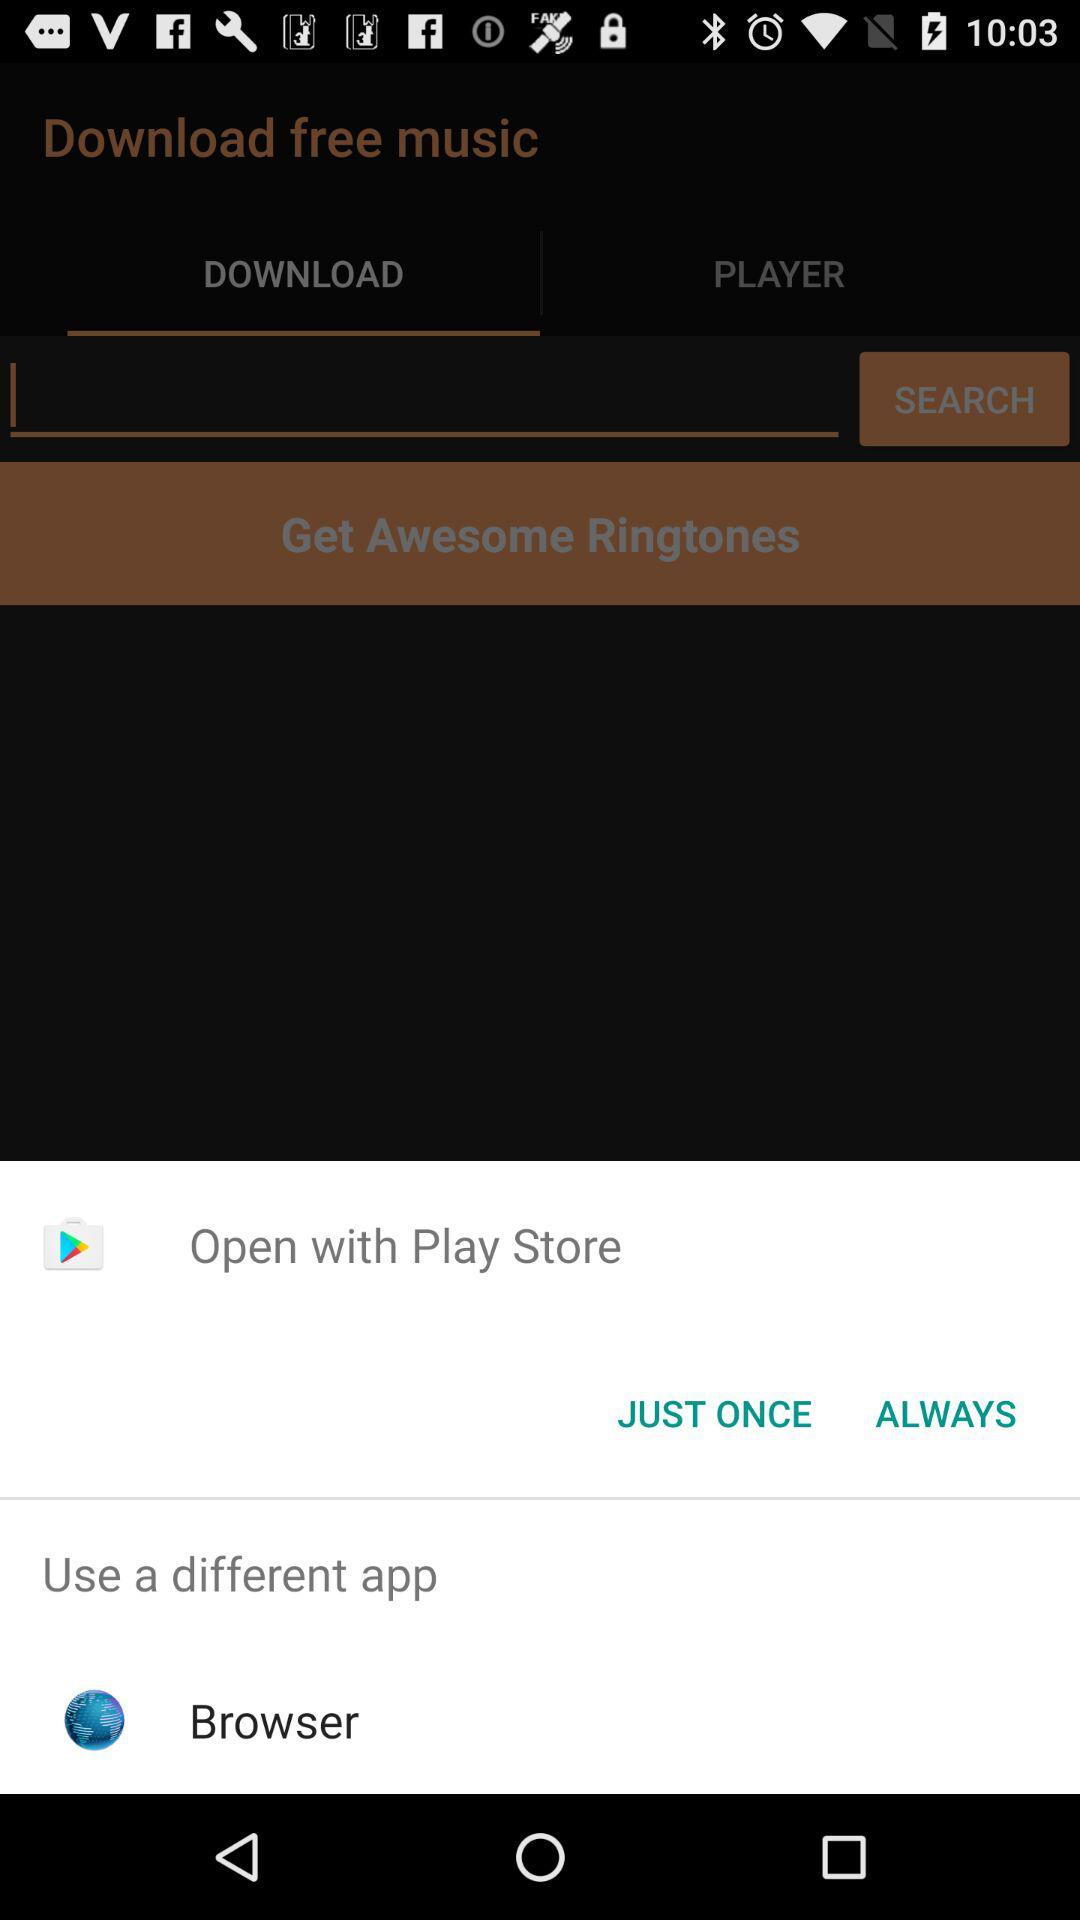  I want to click on the item below open with play icon, so click(713, 1411).